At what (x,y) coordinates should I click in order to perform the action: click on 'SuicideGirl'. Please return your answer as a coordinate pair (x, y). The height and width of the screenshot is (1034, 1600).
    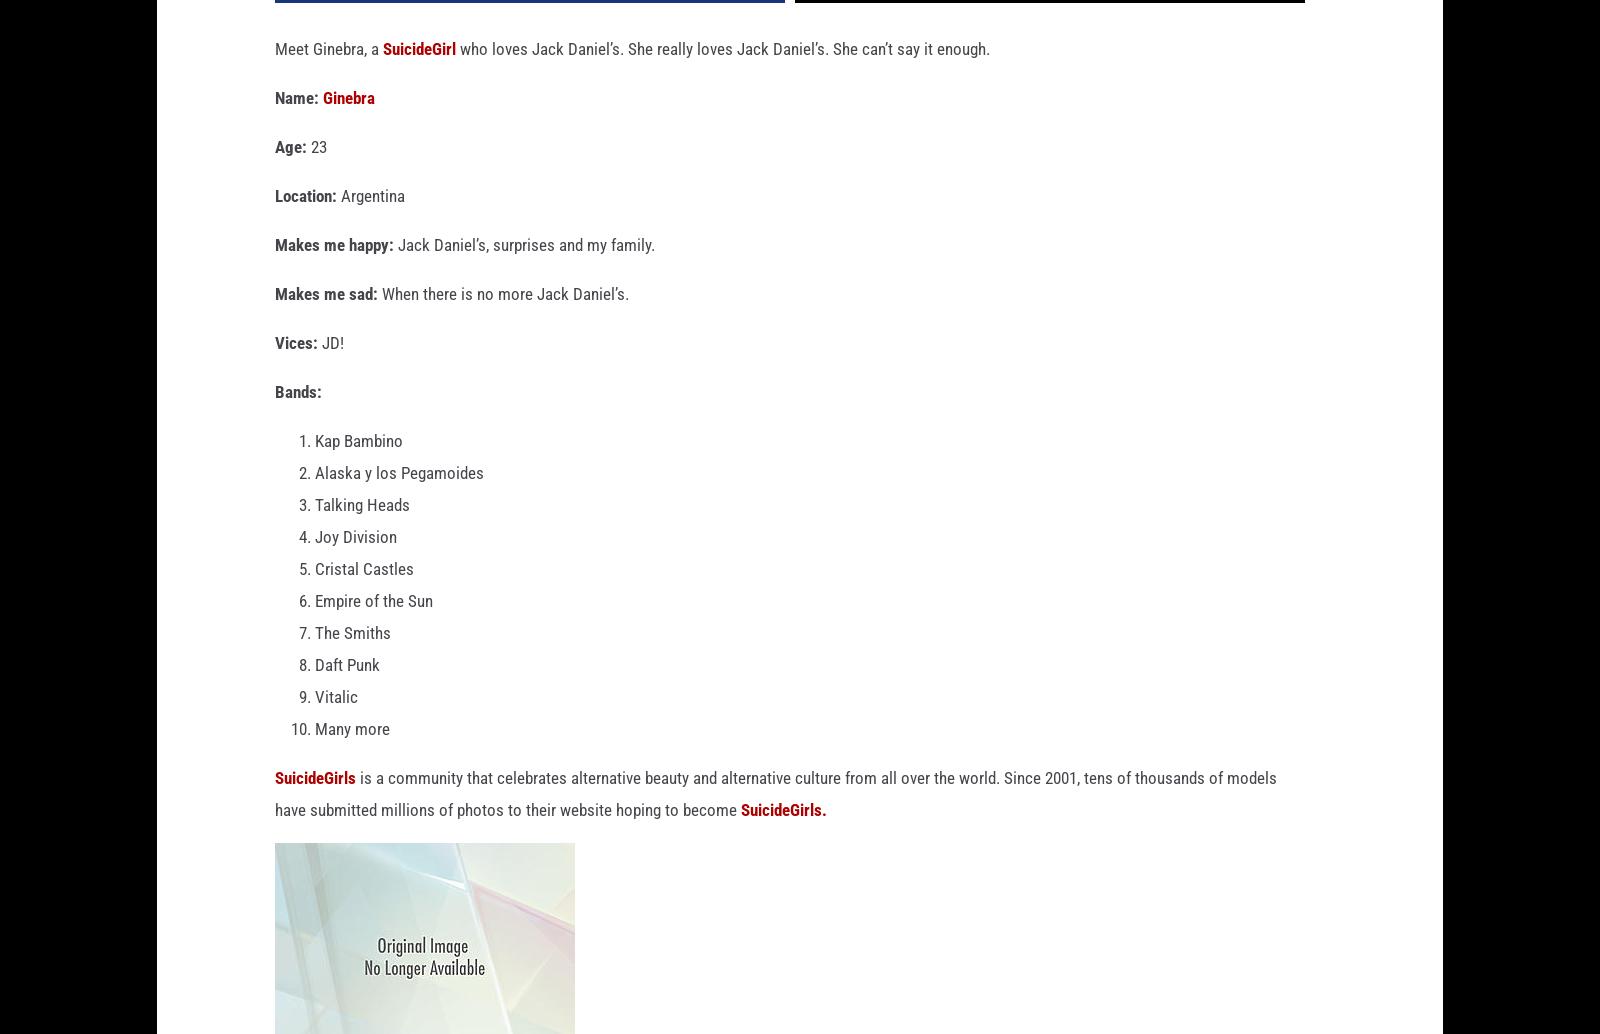
    Looking at the image, I should click on (383, 80).